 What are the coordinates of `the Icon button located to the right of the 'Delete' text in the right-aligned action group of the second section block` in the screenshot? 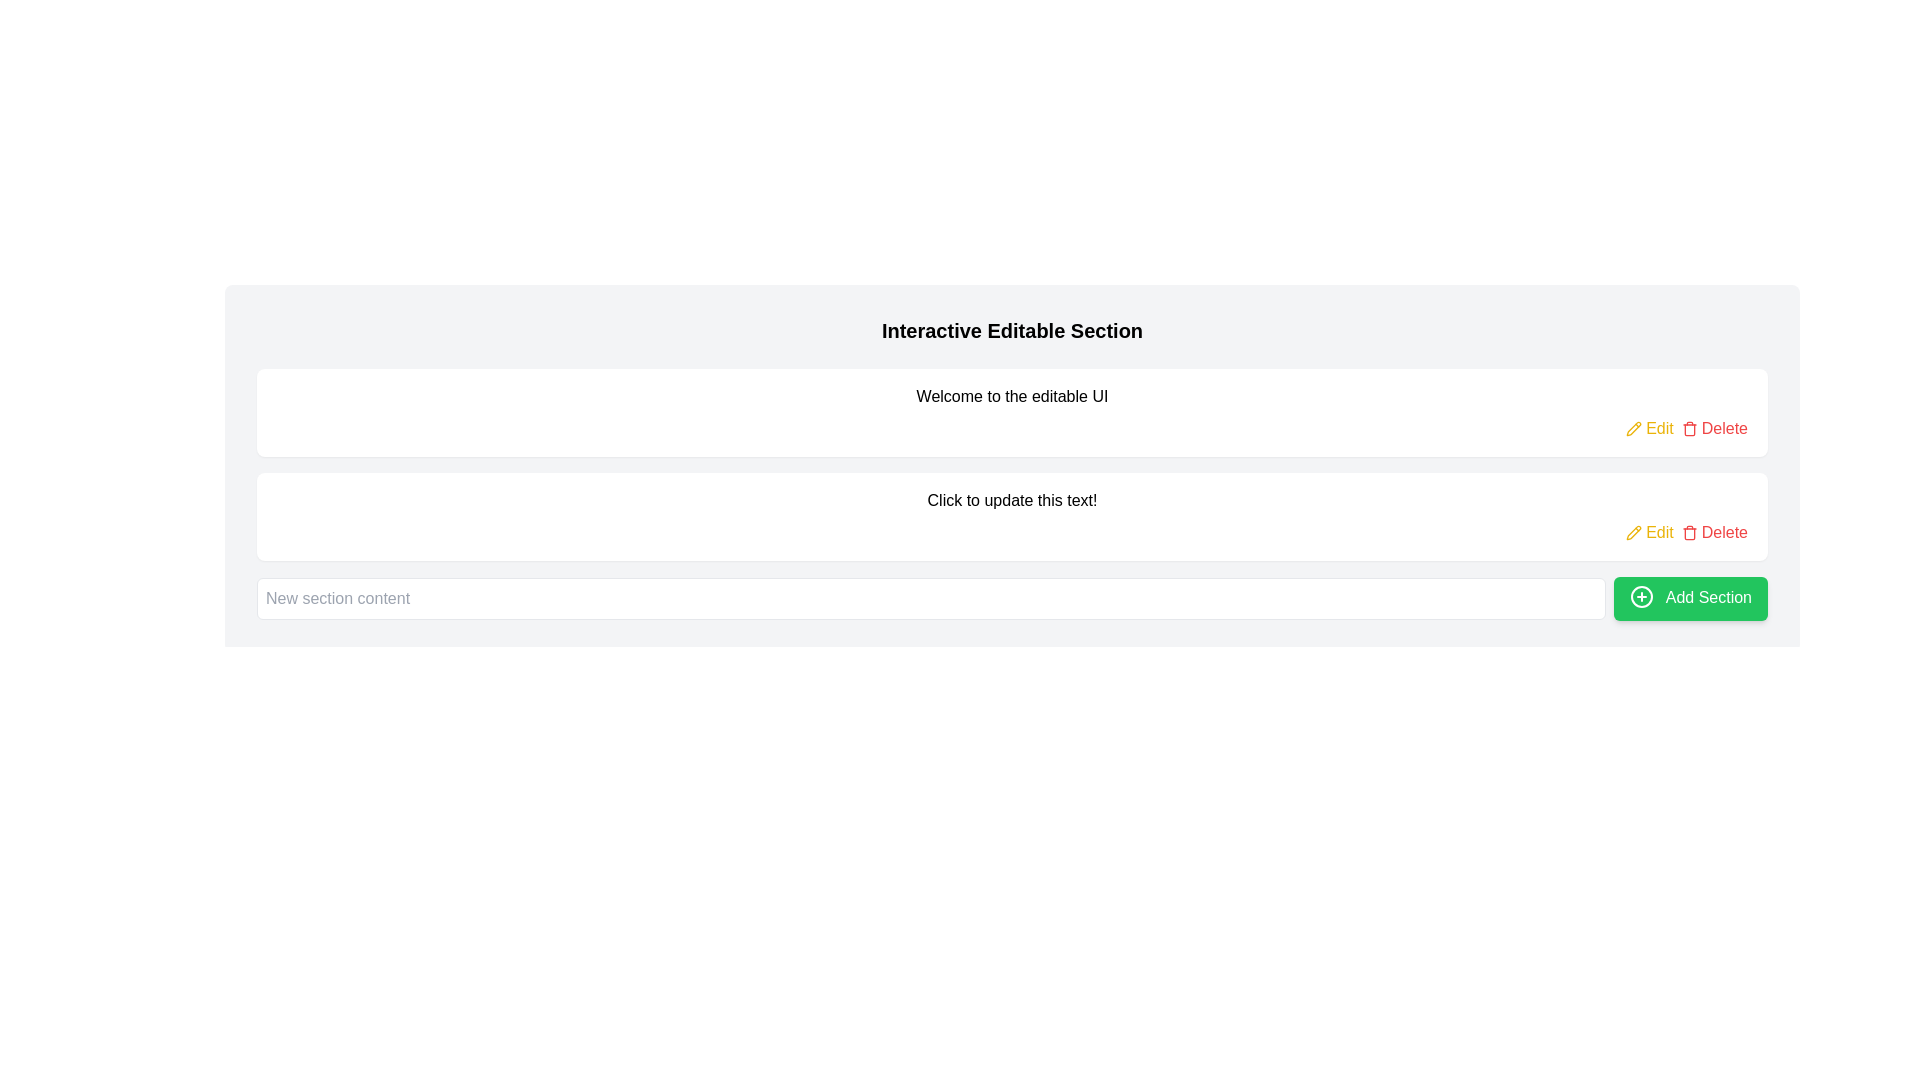 It's located at (1688, 531).